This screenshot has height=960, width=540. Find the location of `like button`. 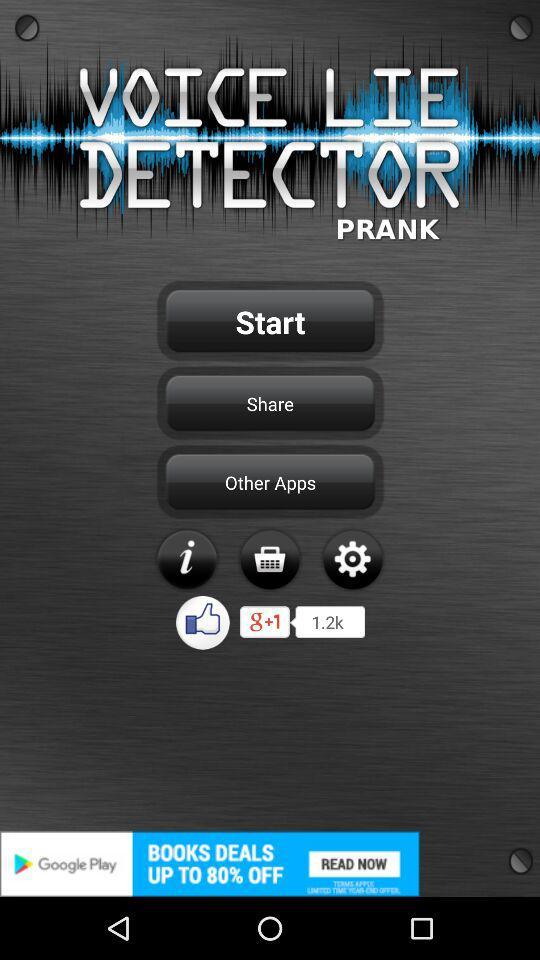

like button is located at coordinates (202, 621).